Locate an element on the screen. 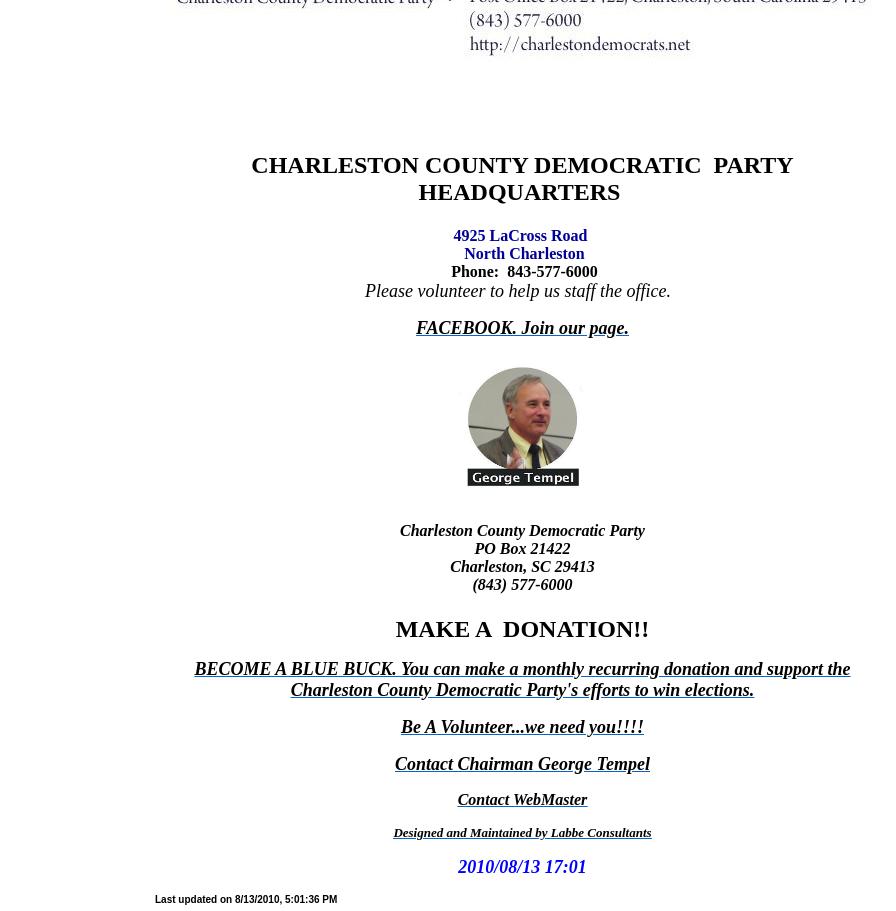  '(843) 577-6000' is located at coordinates (522, 584).